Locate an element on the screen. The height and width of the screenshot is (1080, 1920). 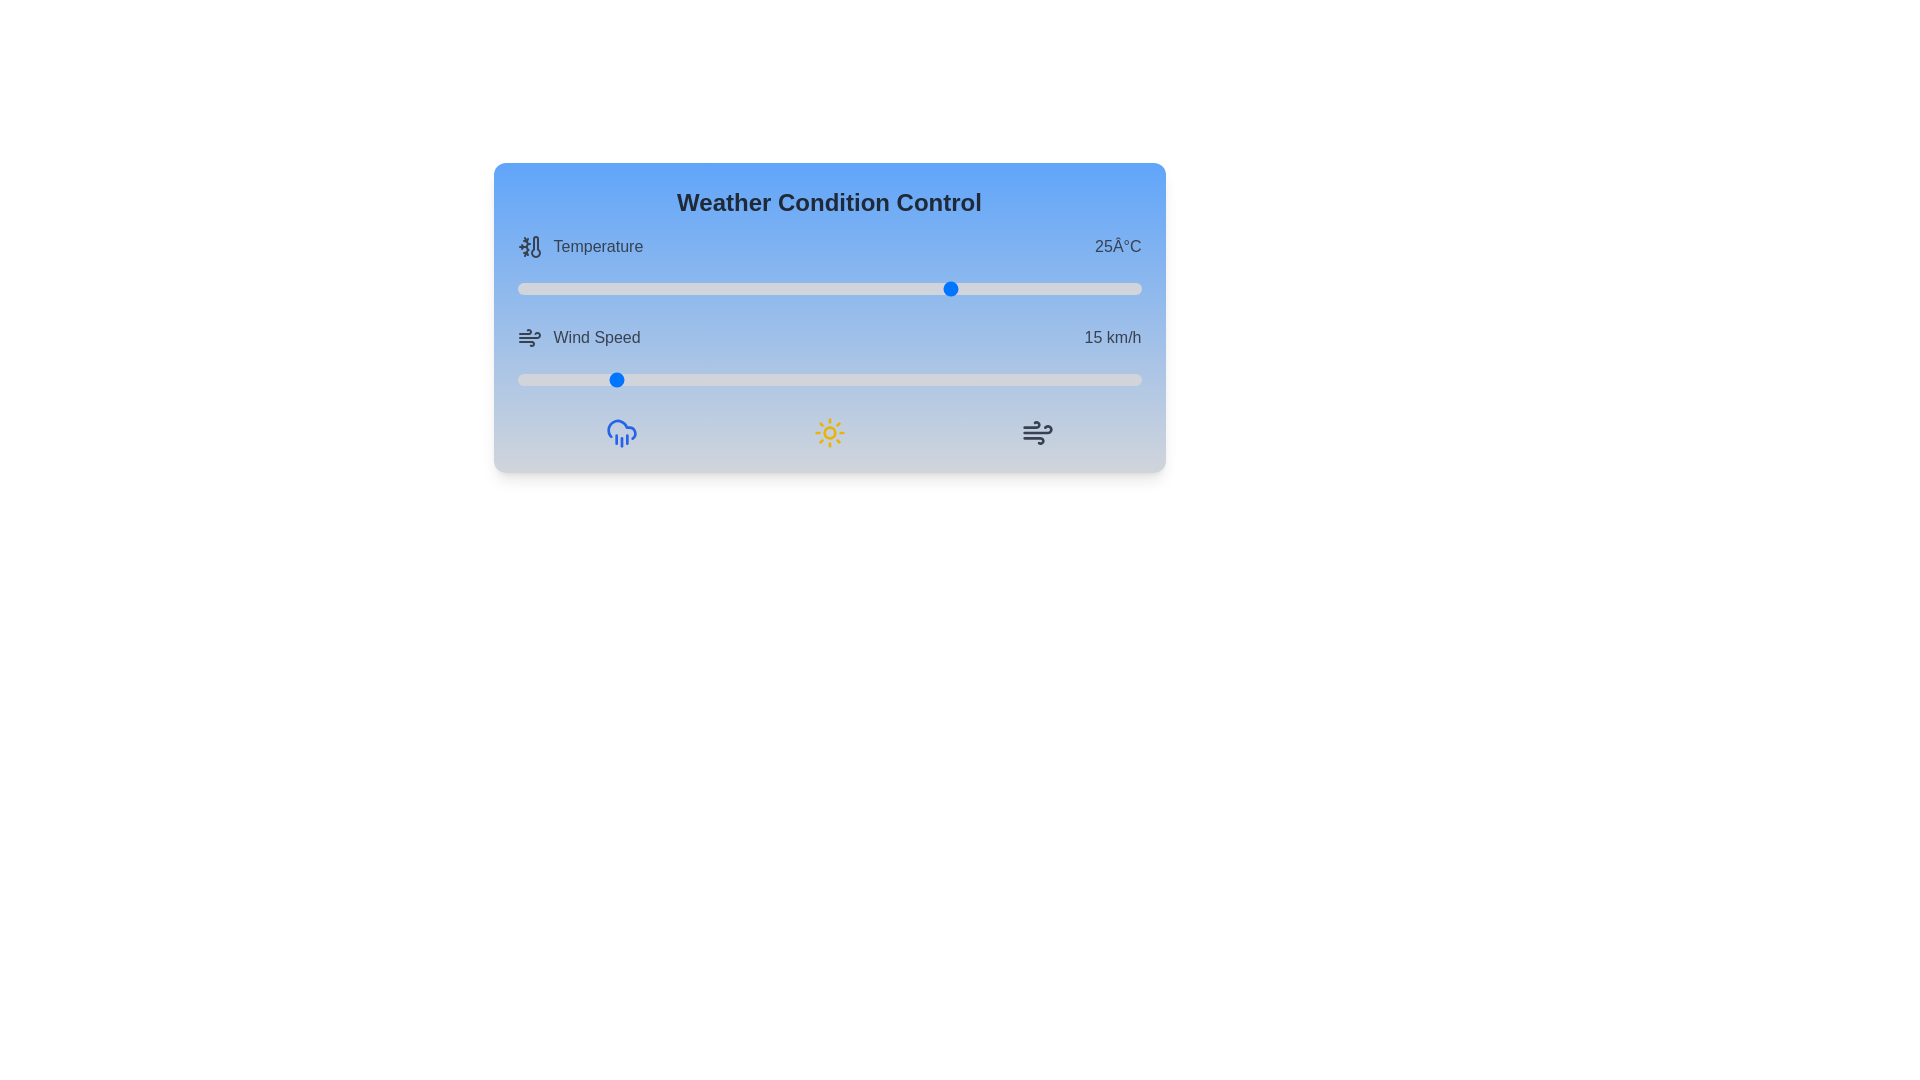
the wind icon in the WeatherConditionControl component is located at coordinates (1037, 431).